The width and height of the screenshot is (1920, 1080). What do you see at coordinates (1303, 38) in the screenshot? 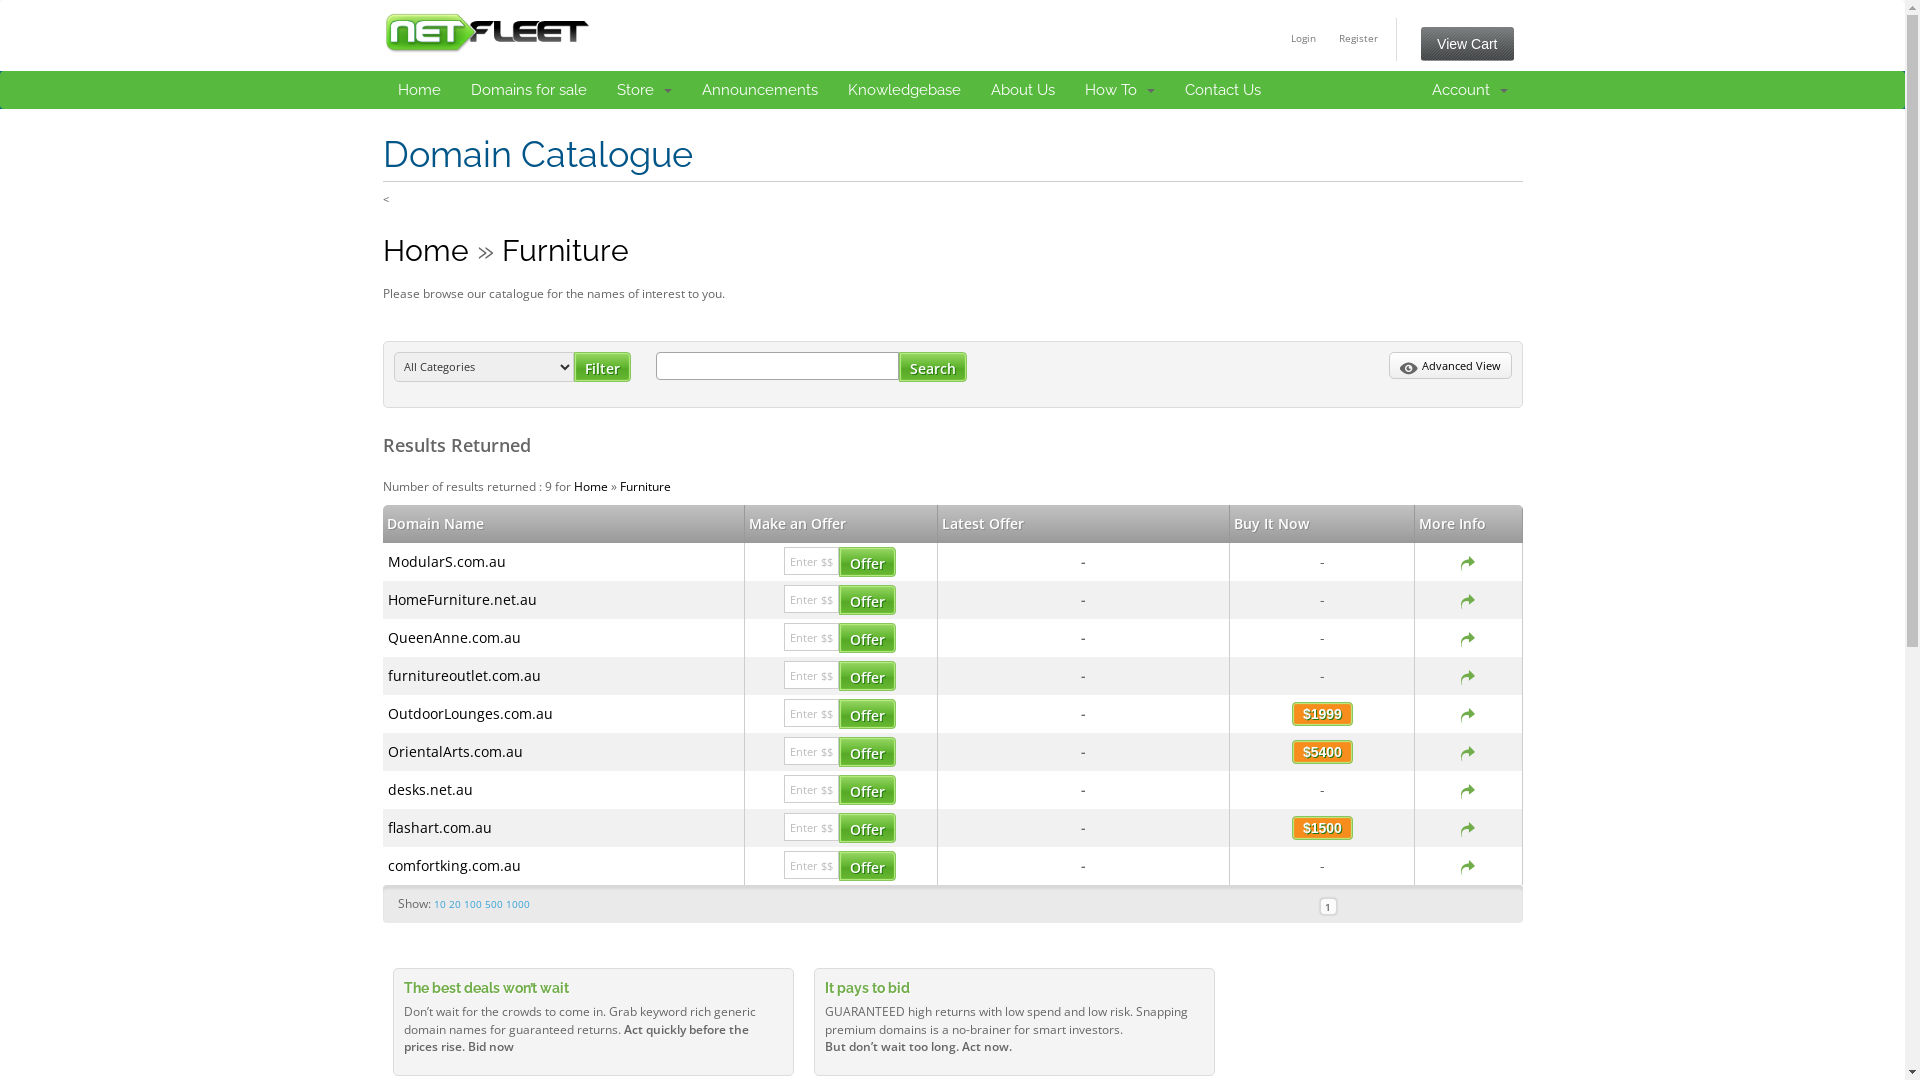
I see `'Login'` at bounding box center [1303, 38].